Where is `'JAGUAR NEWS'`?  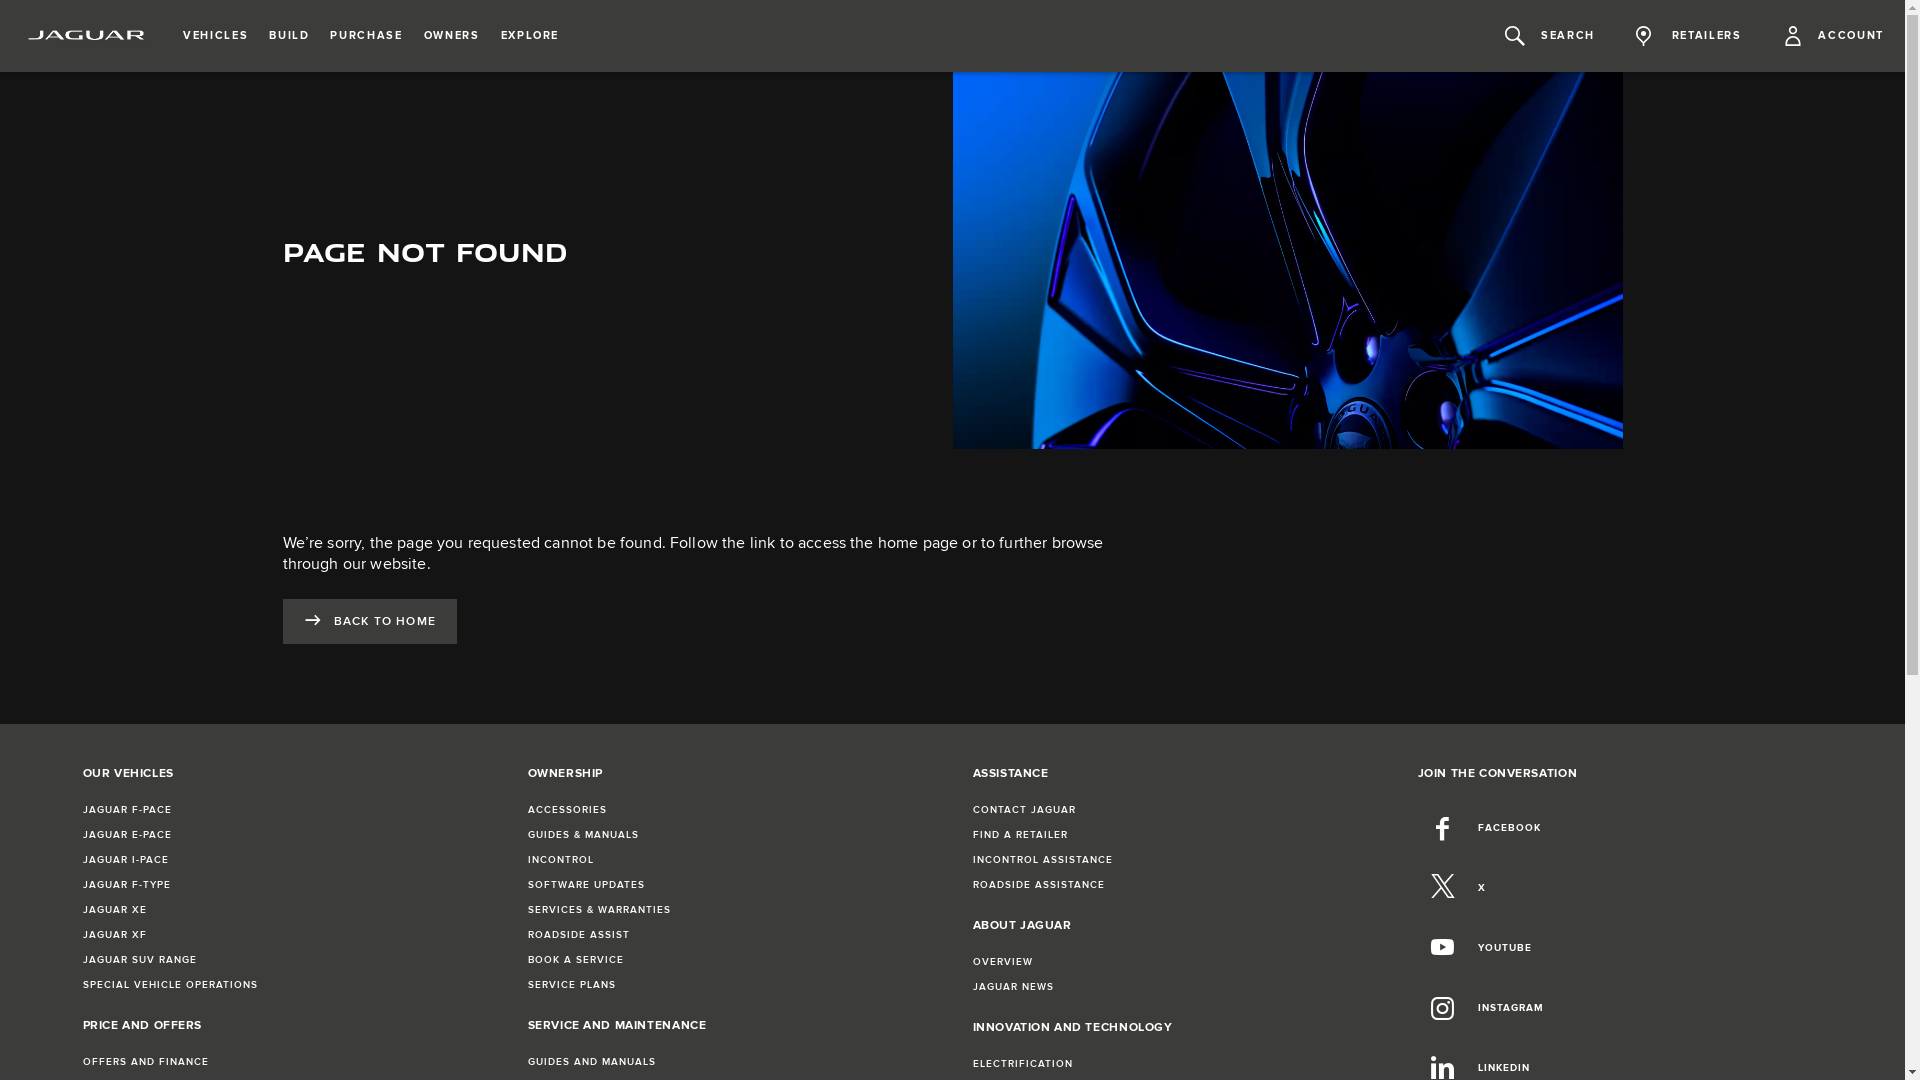 'JAGUAR NEWS' is located at coordinates (1012, 986).